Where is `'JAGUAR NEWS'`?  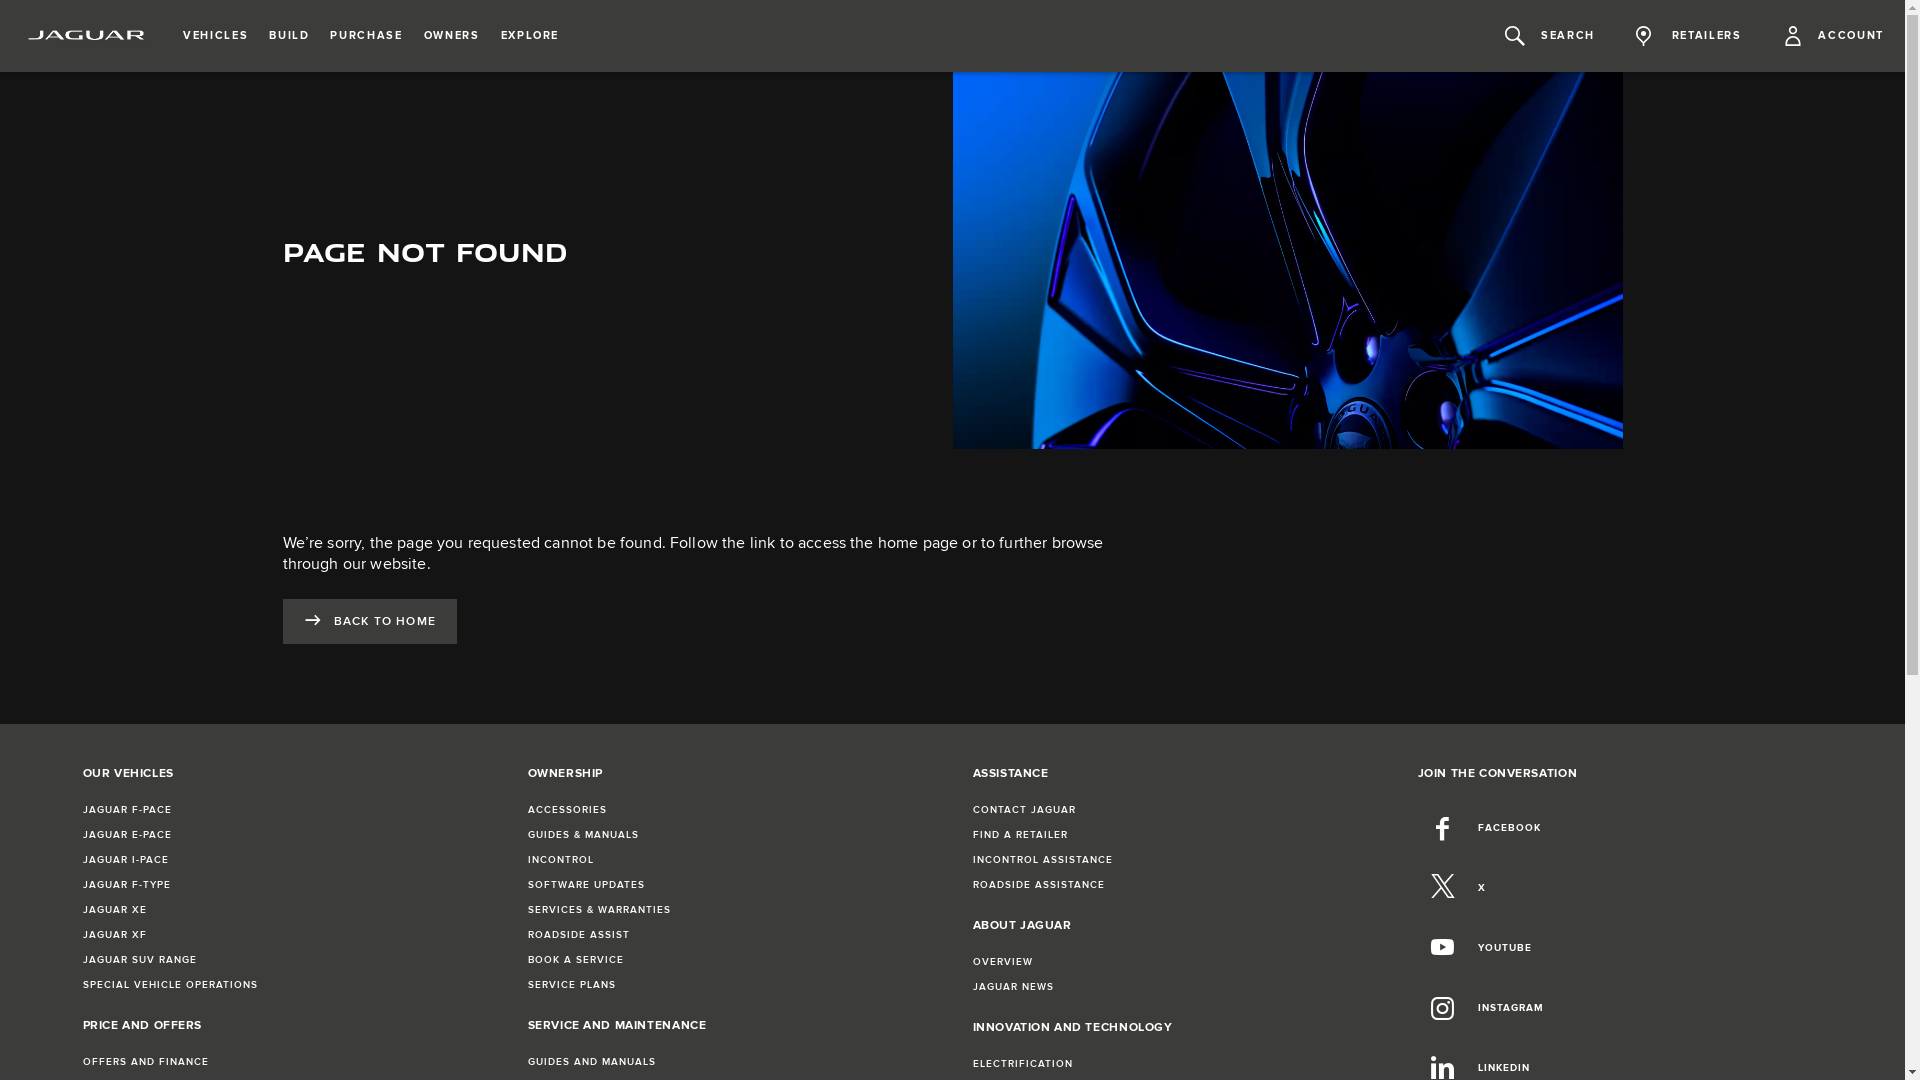 'JAGUAR NEWS' is located at coordinates (1012, 986).